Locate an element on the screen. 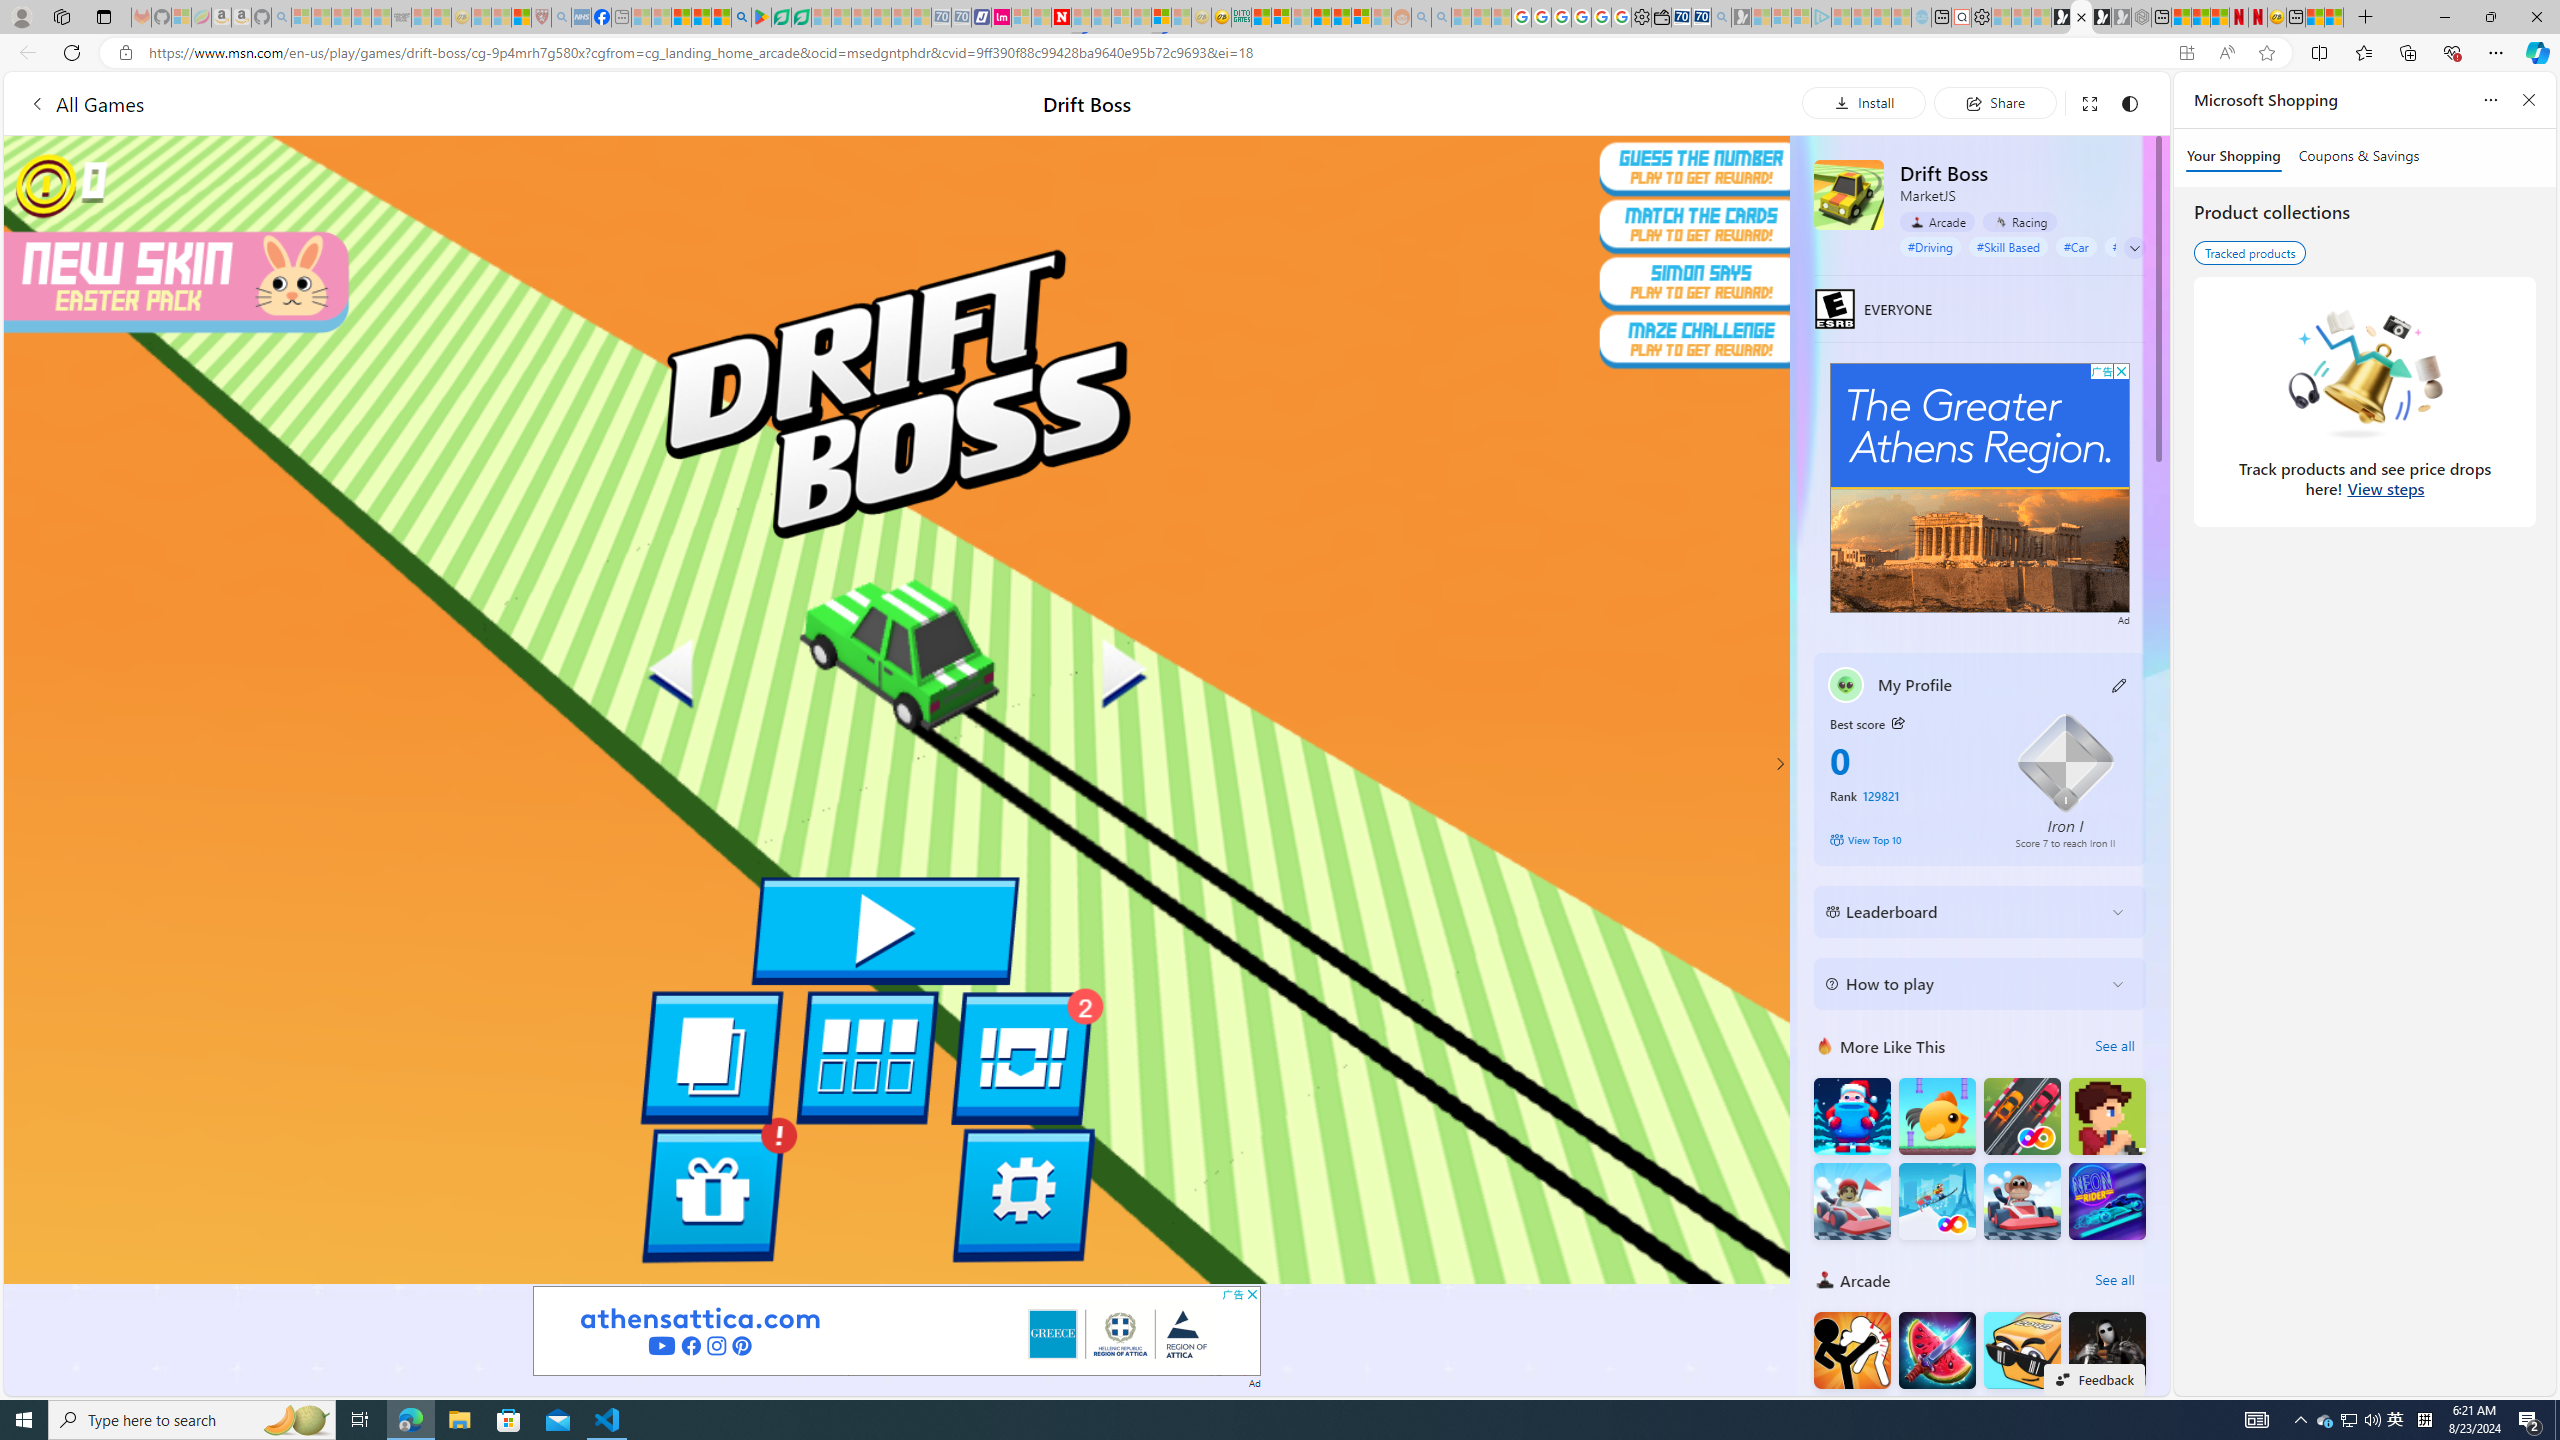  'Copilot (Ctrl+Shift+.)' is located at coordinates (2535, 51).